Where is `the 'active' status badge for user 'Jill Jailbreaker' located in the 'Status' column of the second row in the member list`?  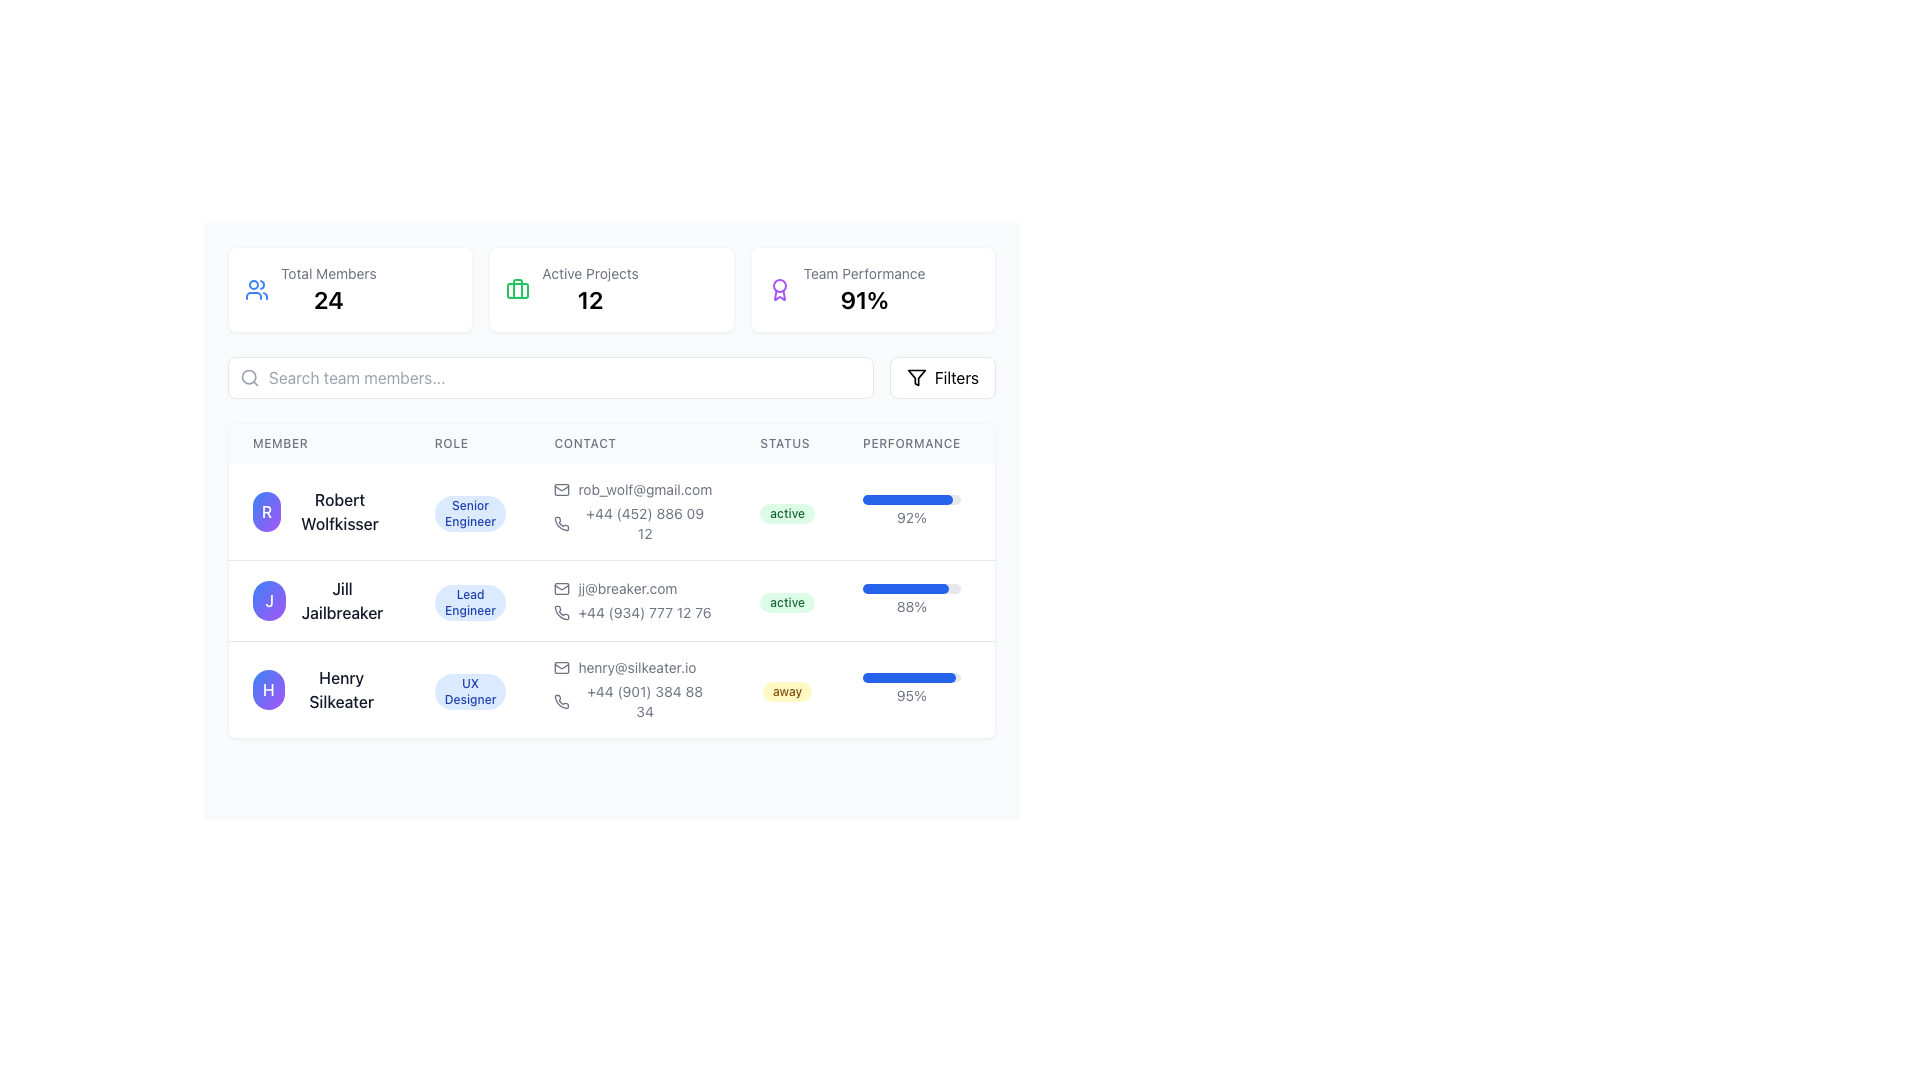
the 'active' status badge for user 'Jill Jailbreaker' located in the 'Status' column of the second row in the member list is located at coordinates (786, 601).